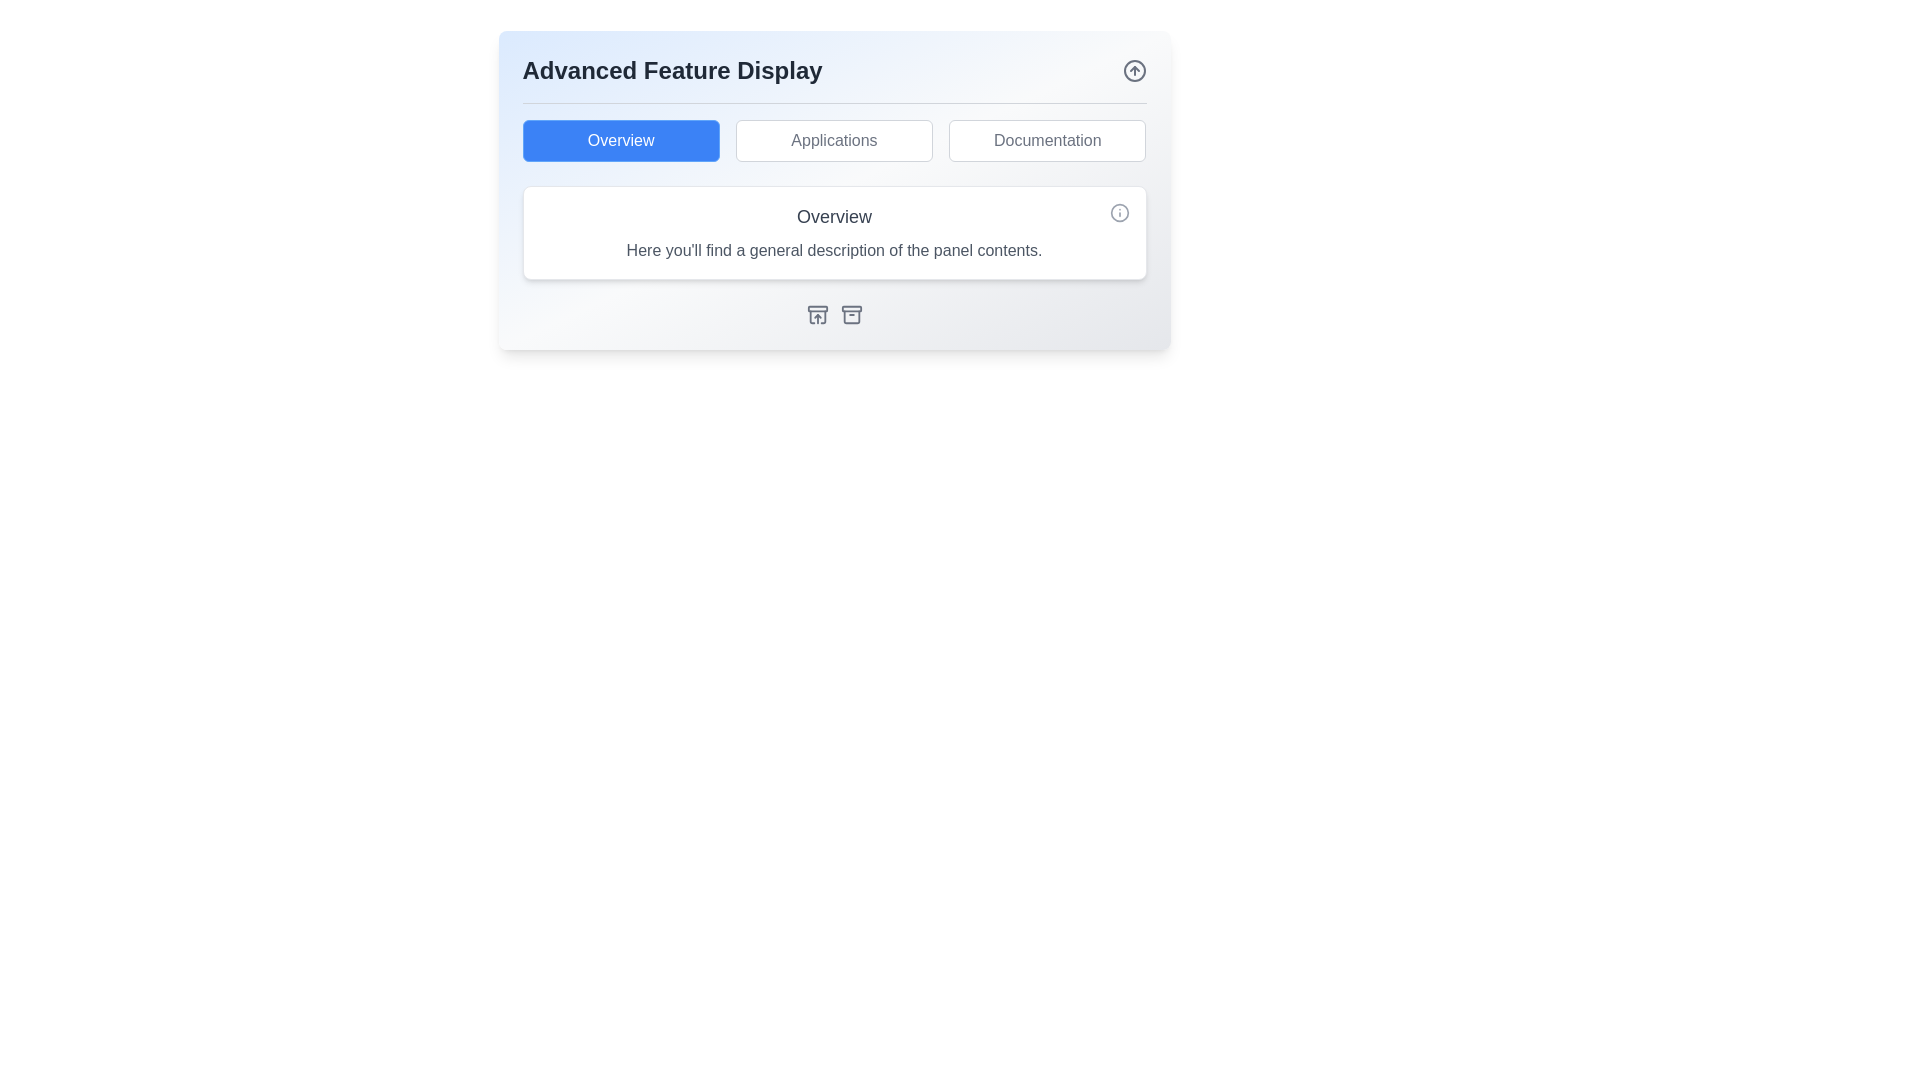 The image size is (1920, 1080). Describe the element at coordinates (834, 140) in the screenshot. I see `the second button in the horizontal list of three buttons` at that location.